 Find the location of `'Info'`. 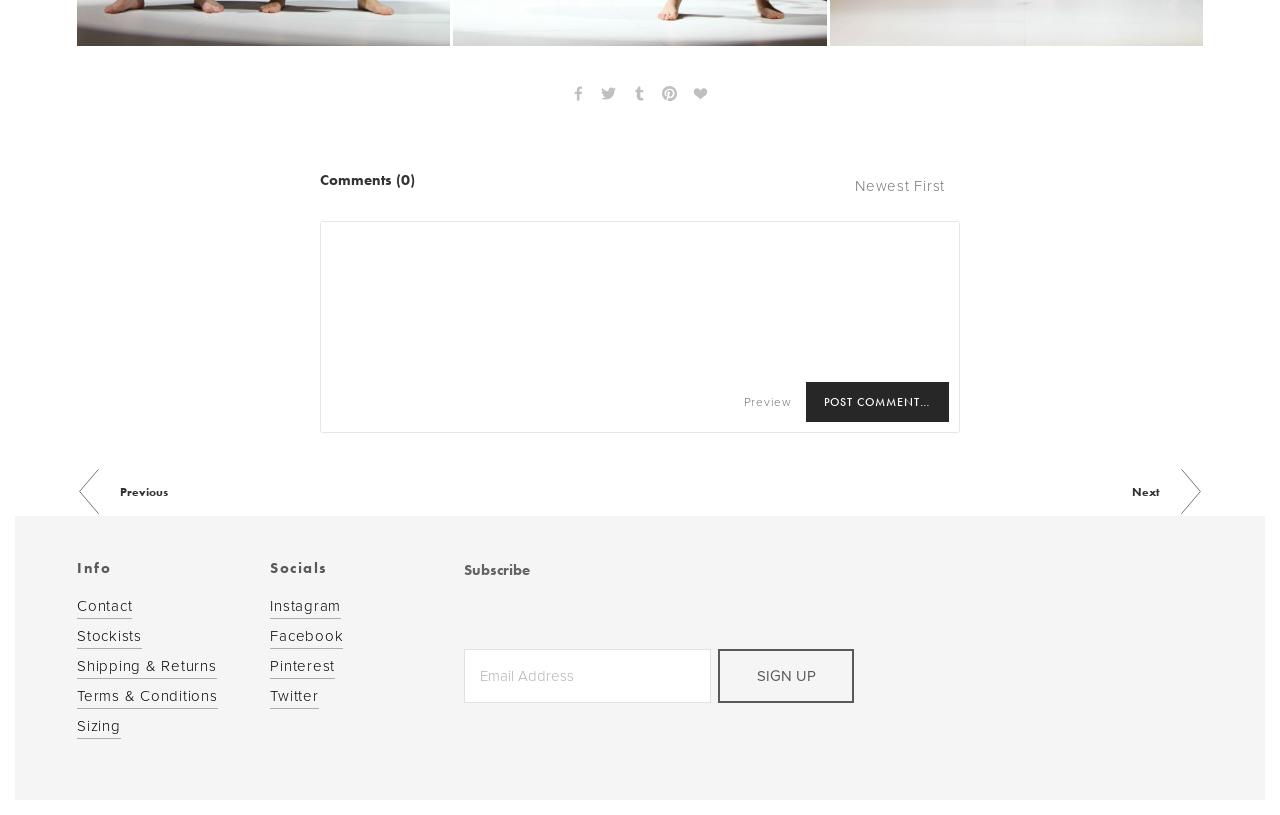

'Info' is located at coordinates (92, 565).